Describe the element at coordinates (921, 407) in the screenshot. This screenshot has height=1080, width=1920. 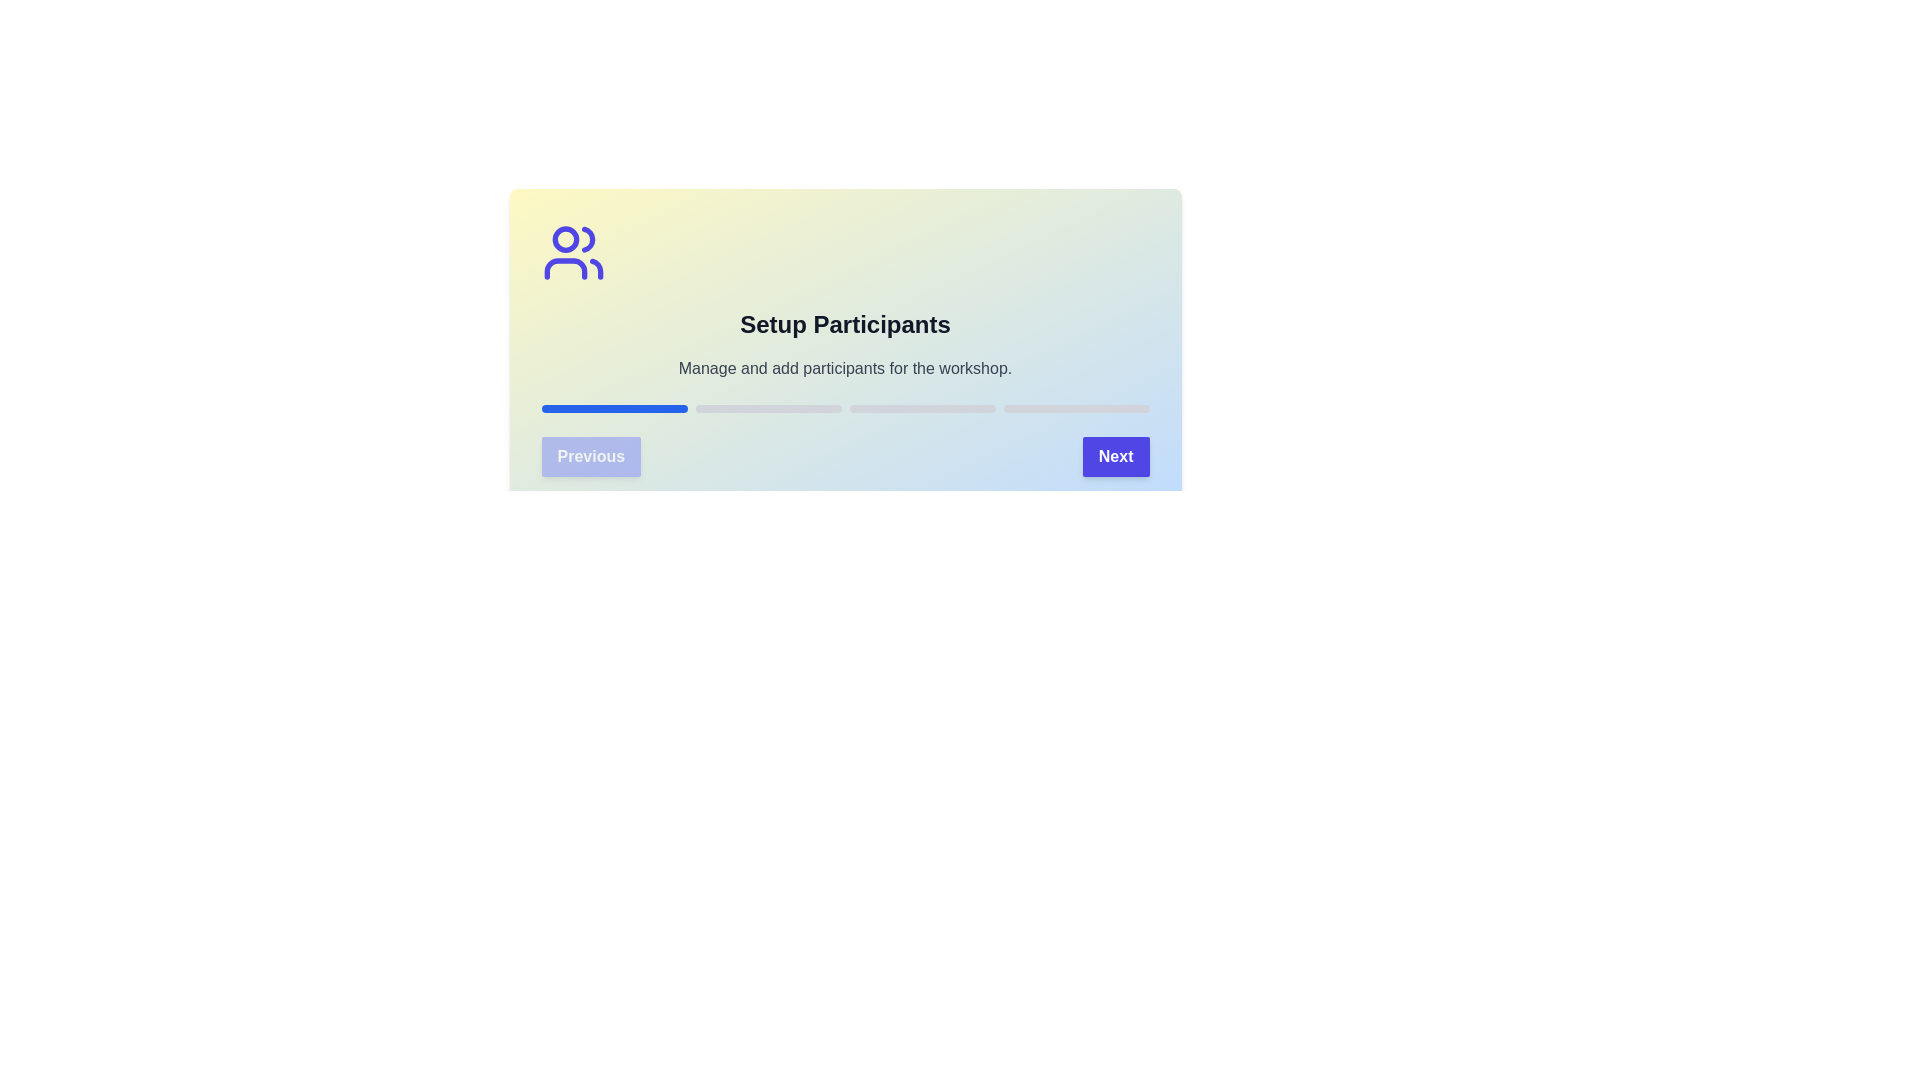
I see `the progress bar segment corresponding to stage 3` at that location.